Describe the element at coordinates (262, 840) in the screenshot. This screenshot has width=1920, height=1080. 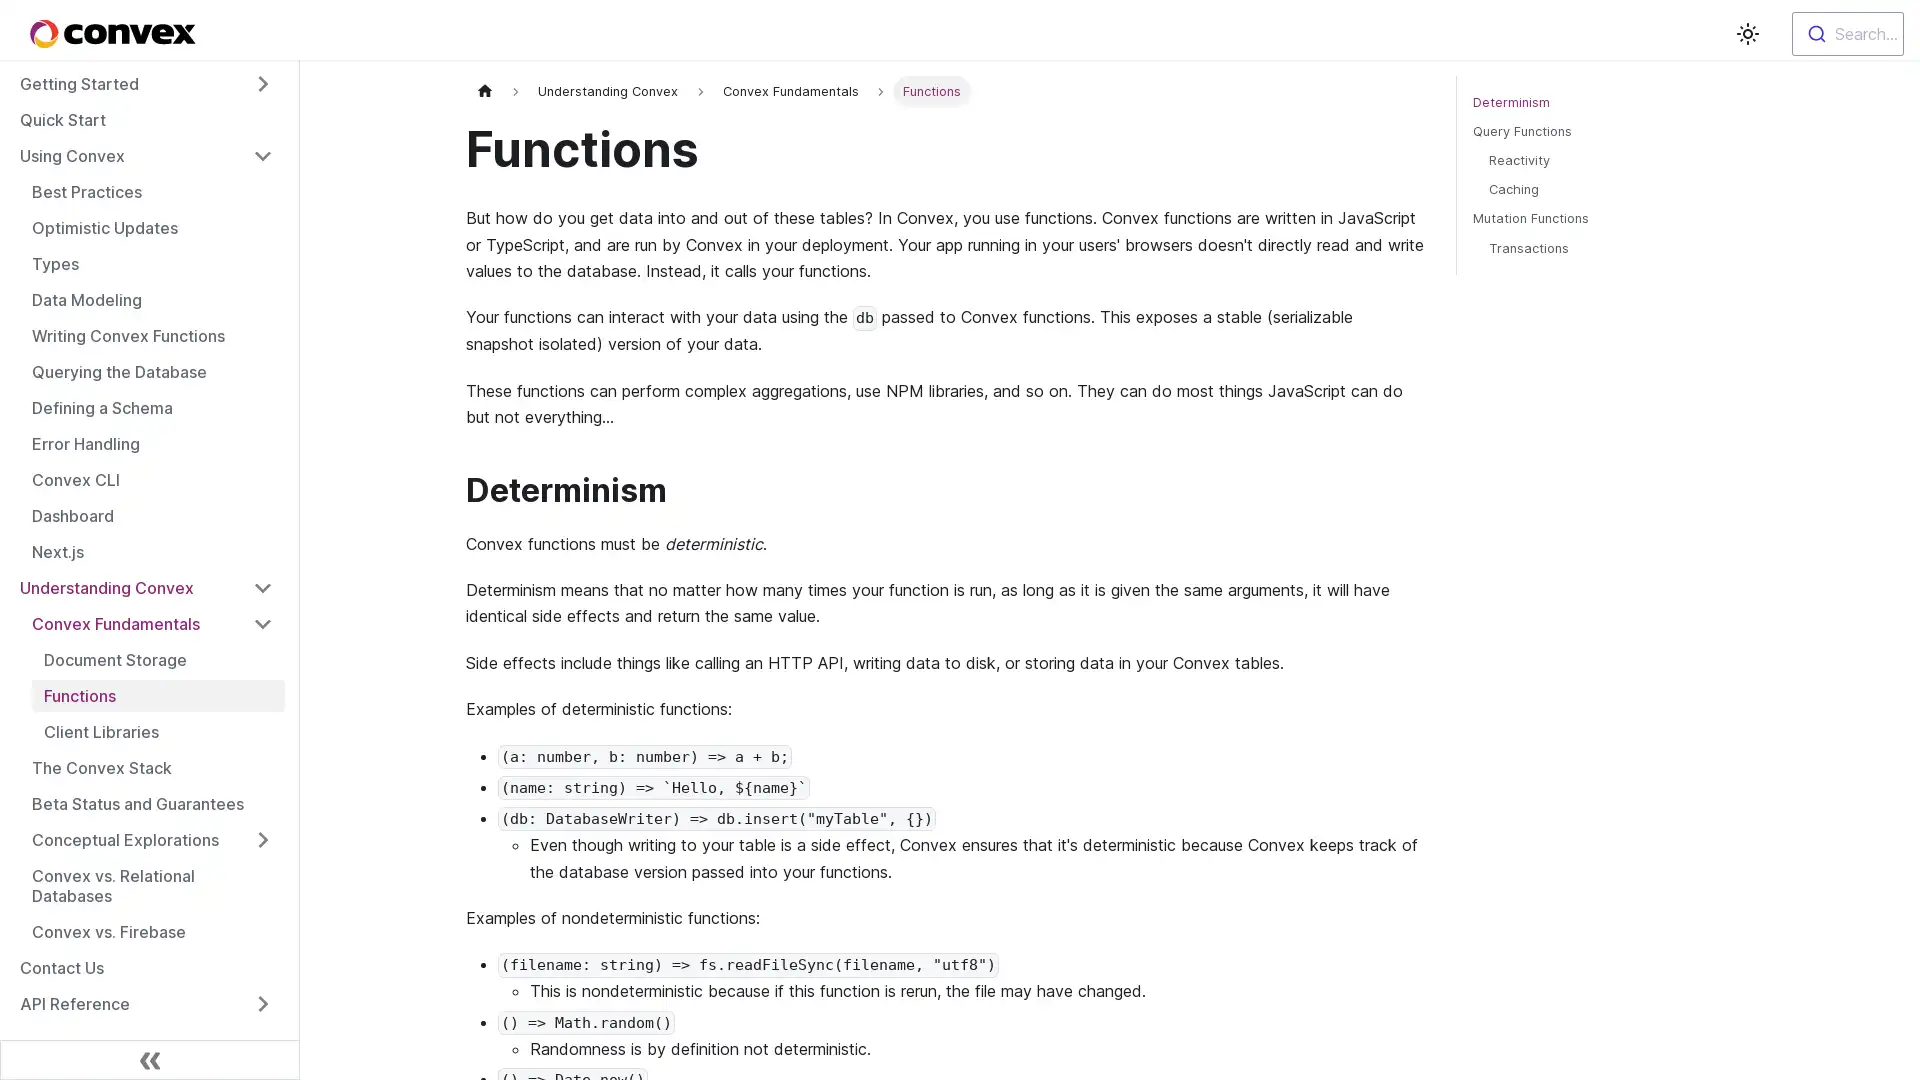
I see `Toggle the collapsible sidebar category 'Conceptual Explorations'` at that location.